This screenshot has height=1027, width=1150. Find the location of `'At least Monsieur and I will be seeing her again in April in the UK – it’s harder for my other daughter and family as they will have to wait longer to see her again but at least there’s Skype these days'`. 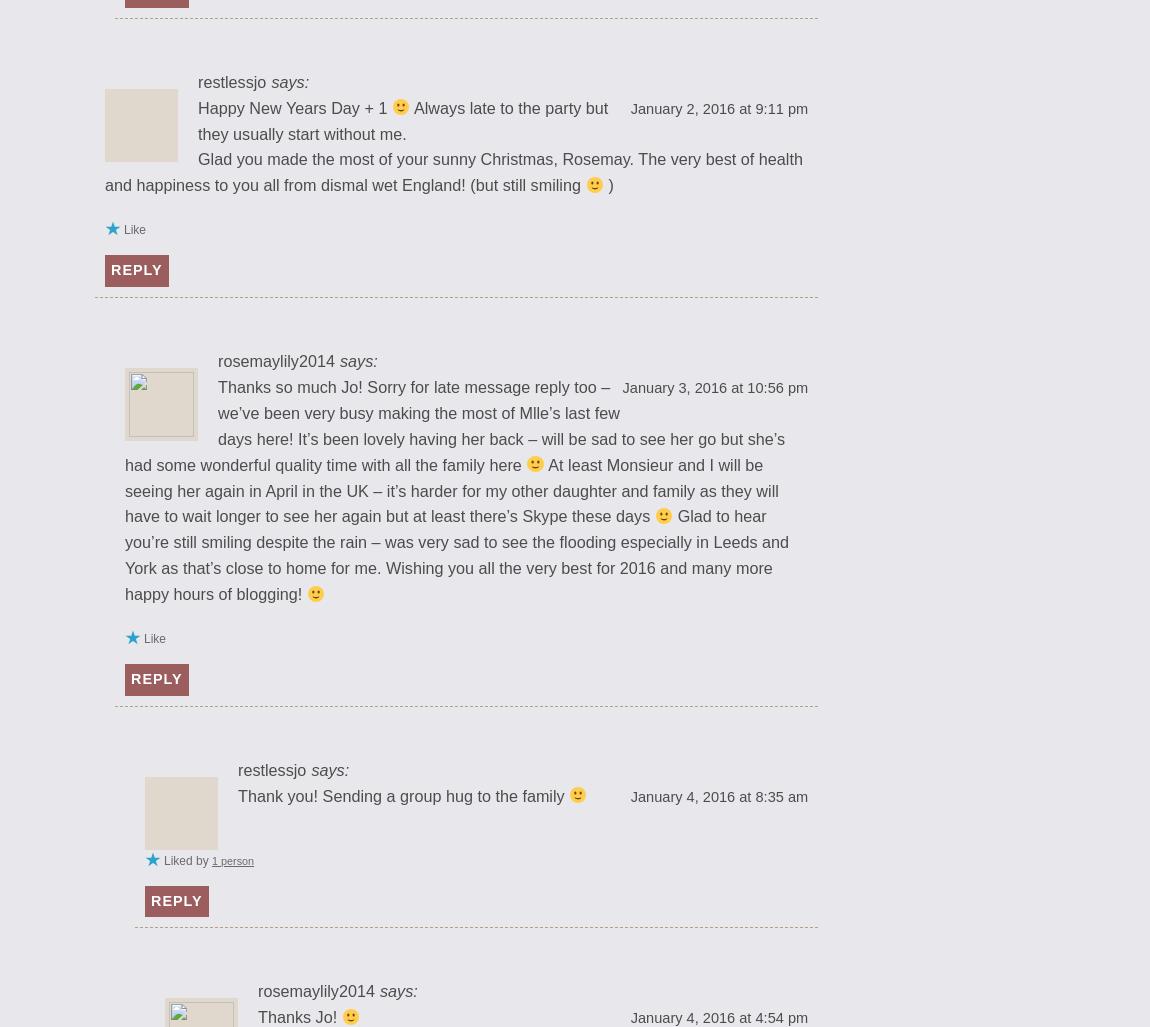

'At least Monsieur and I will be seeing her again in April in the UK – it’s harder for my other daughter and family as they will have to wait longer to see her again but at least there’s Skype these days' is located at coordinates (451, 489).